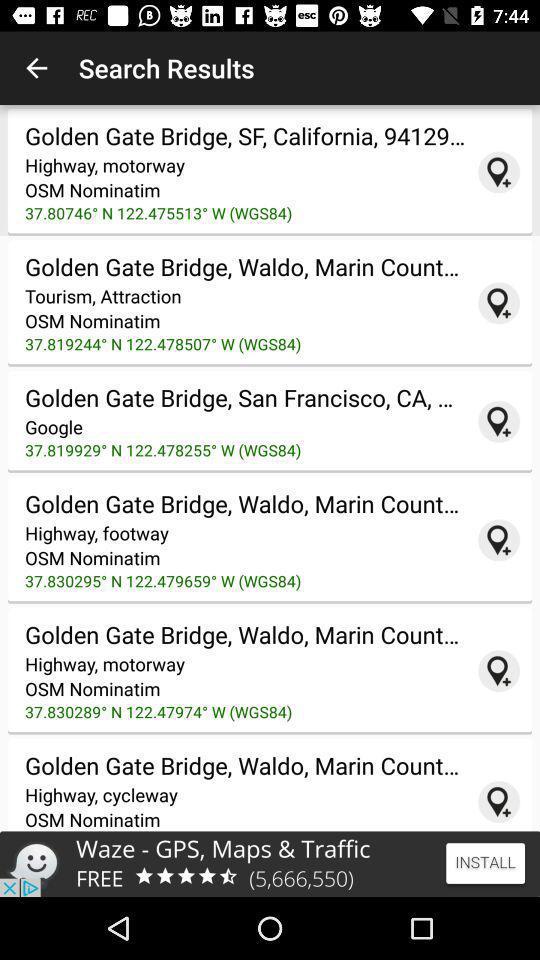 This screenshot has height=960, width=540. What do you see at coordinates (498, 171) in the screenshot?
I see `show on map` at bounding box center [498, 171].